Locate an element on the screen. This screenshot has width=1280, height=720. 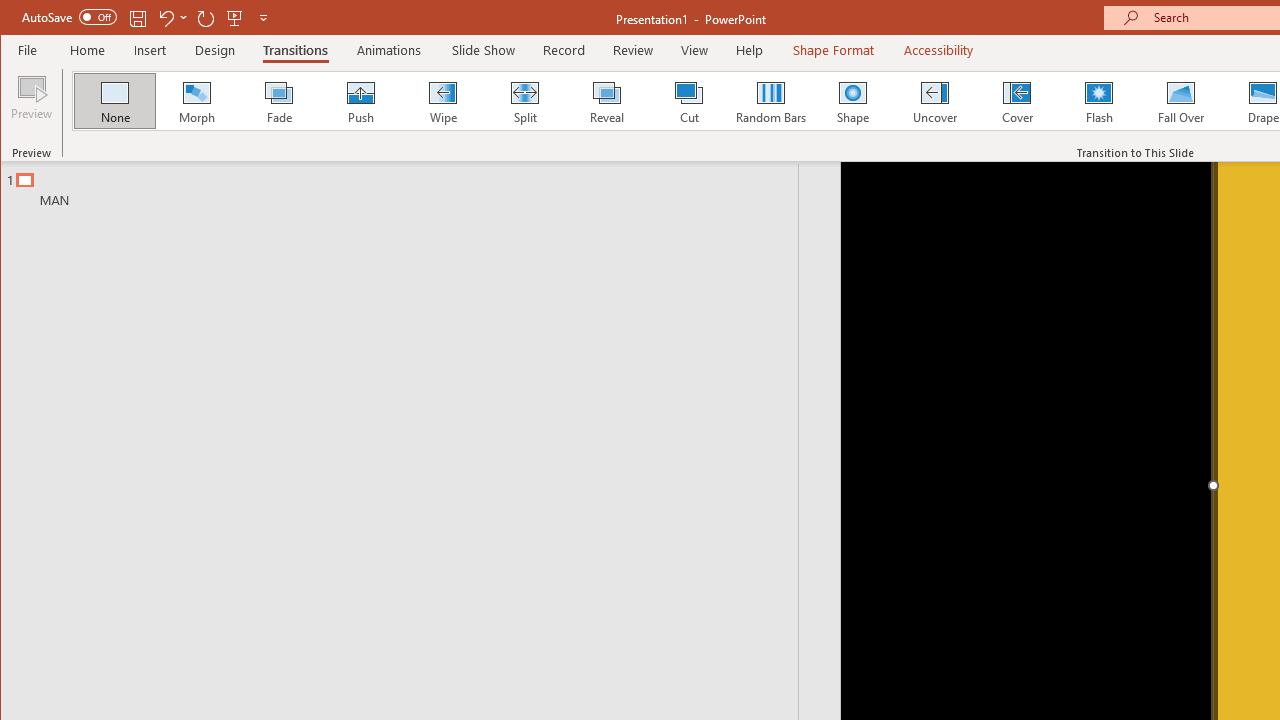
'Shape' is located at coordinates (852, 100).